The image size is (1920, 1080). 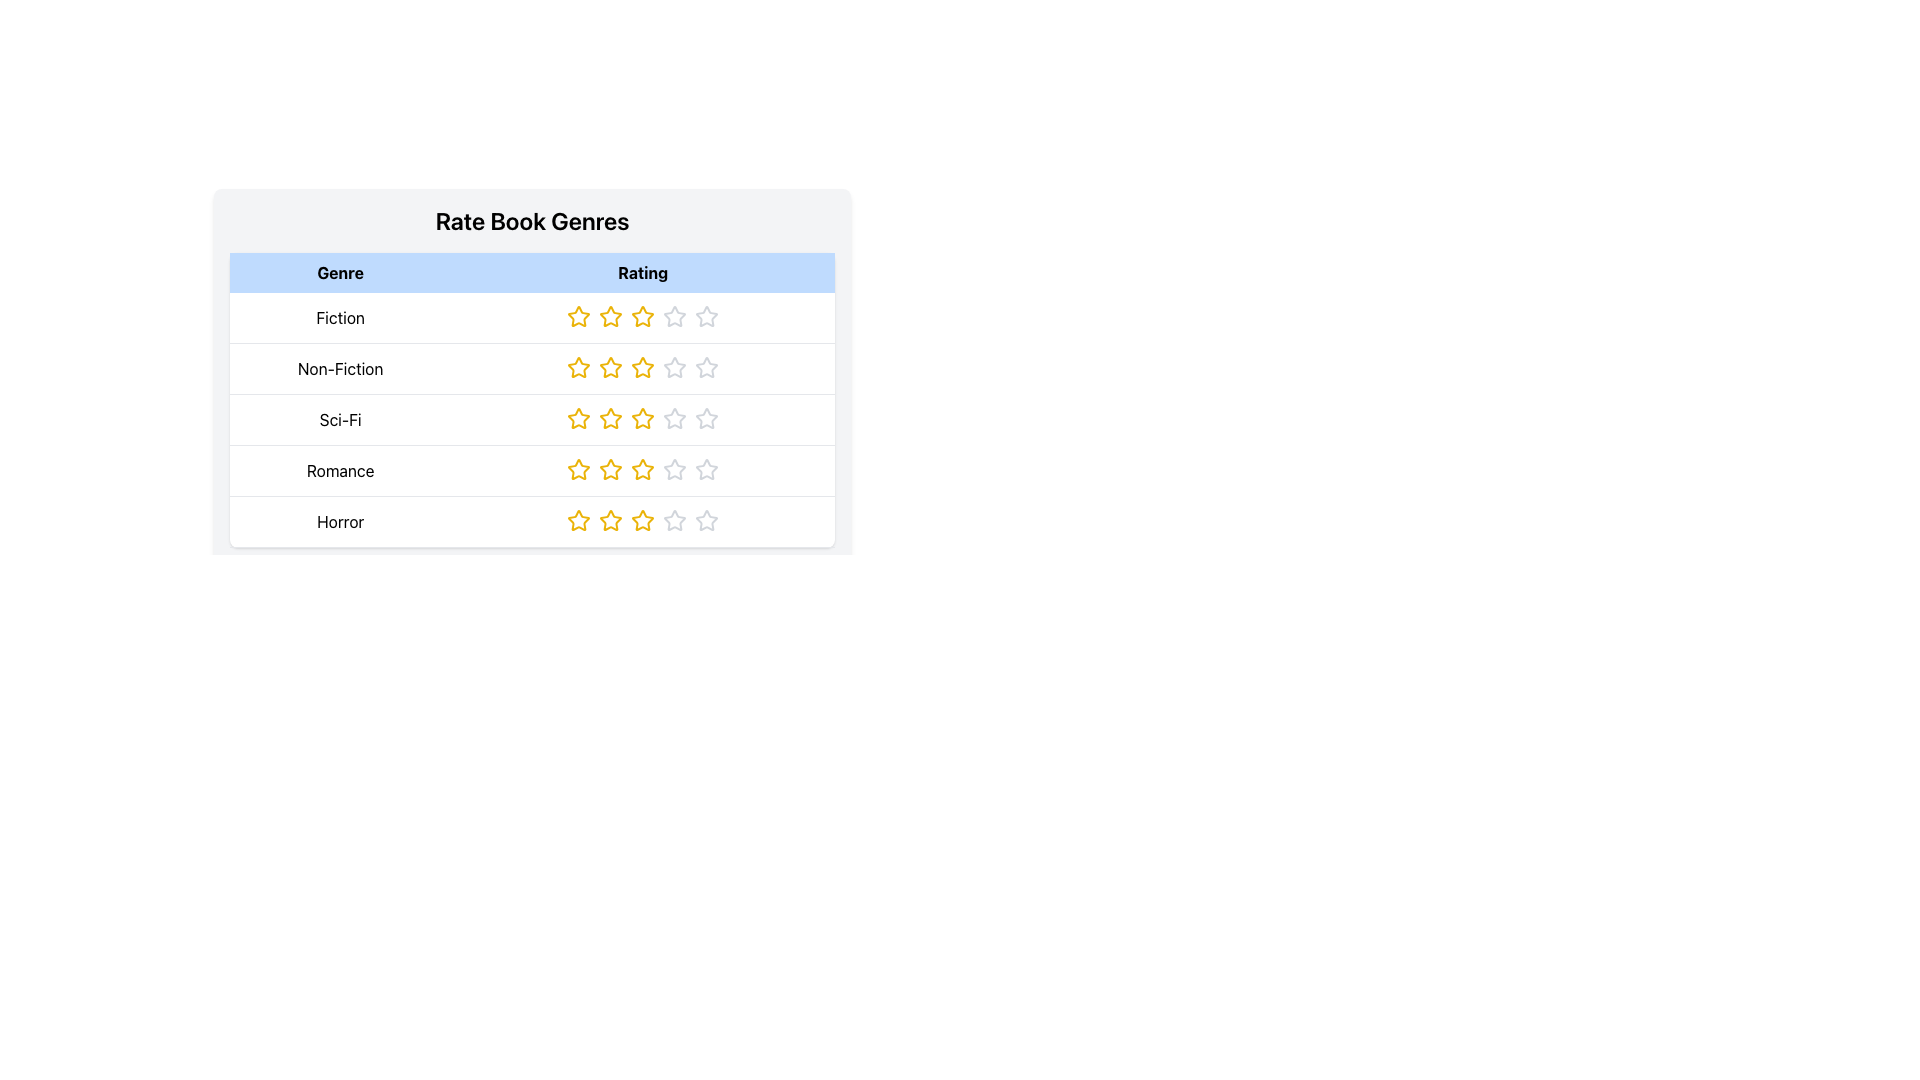 What do you see at coordinates (675, 519) in the screenshot?
I see `the fourth star in the five-star rating for the 'Horror' category` at bounding box center [675, 519].